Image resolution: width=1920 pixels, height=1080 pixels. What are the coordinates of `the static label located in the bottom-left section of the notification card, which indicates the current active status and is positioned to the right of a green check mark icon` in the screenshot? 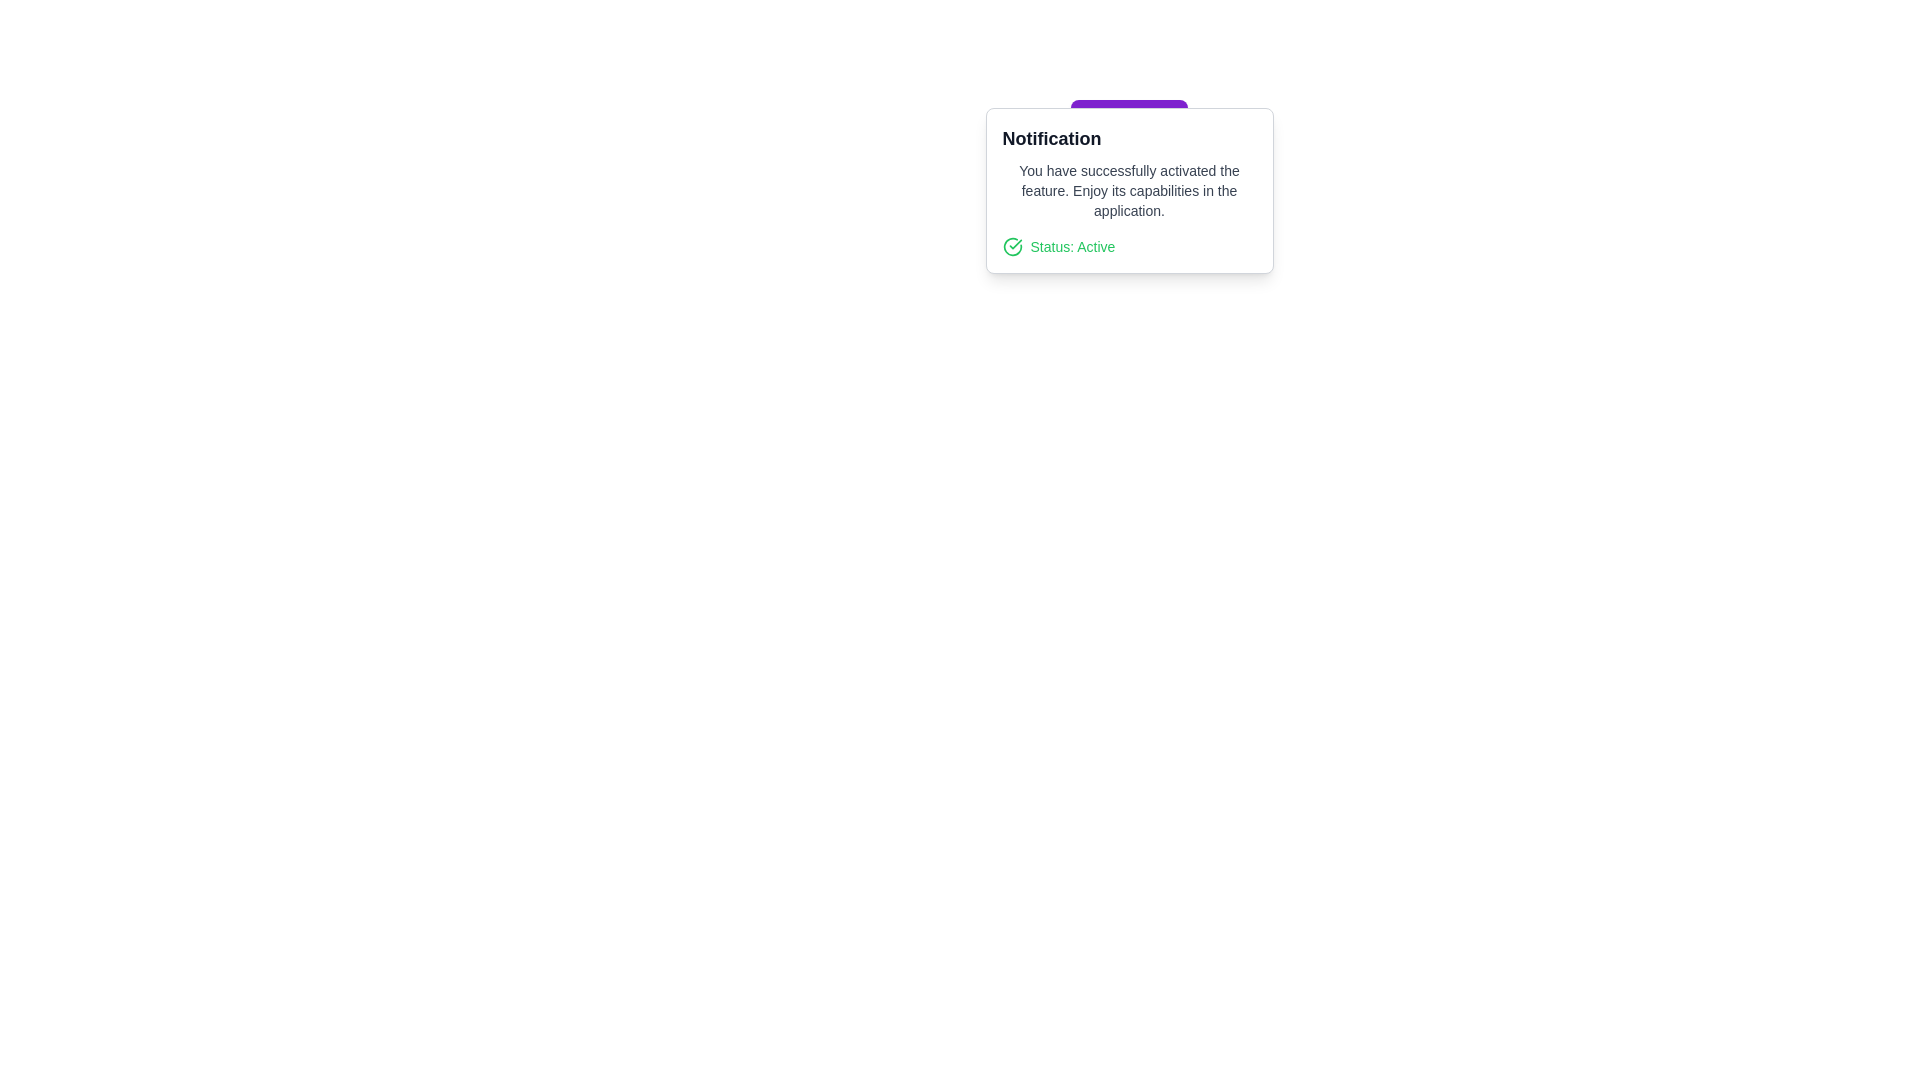 It's located at (1071, 245).